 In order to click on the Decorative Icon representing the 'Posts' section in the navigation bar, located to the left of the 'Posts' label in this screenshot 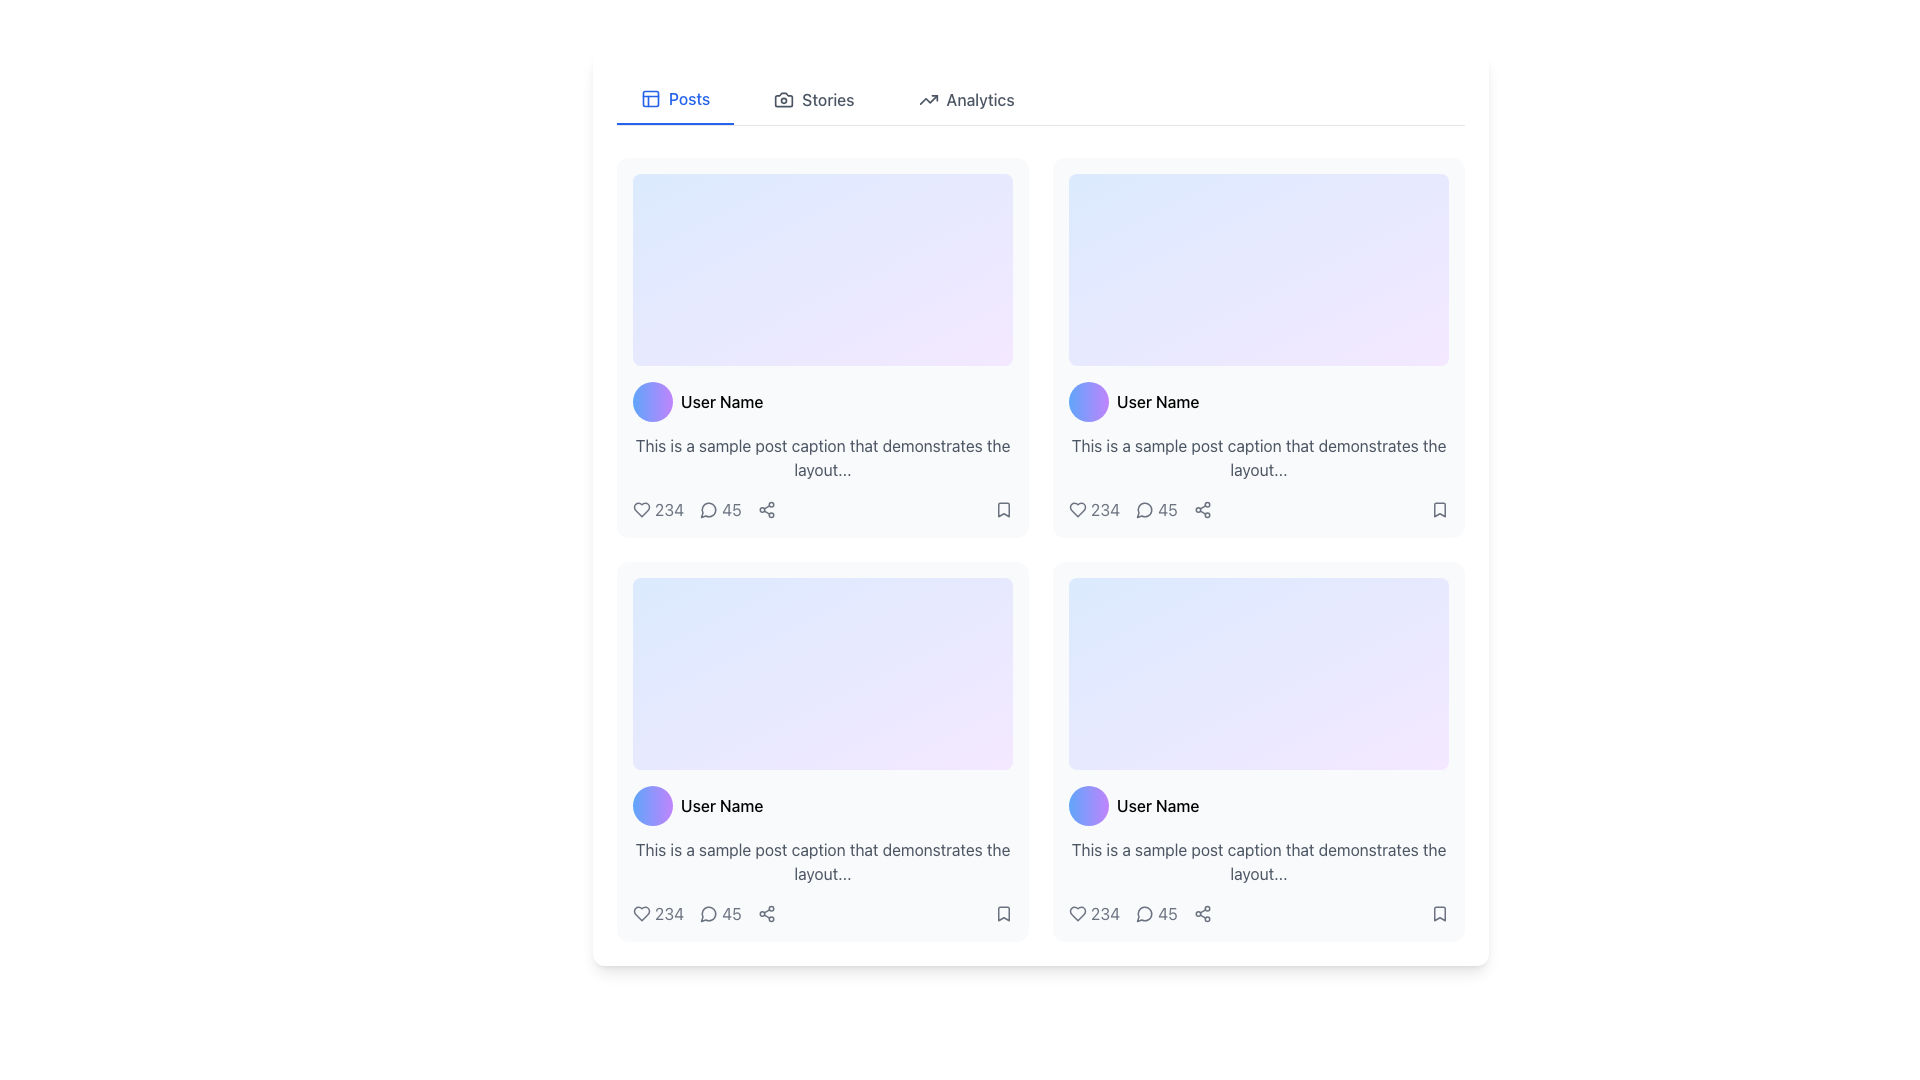, I will do `click(651, 99)`.